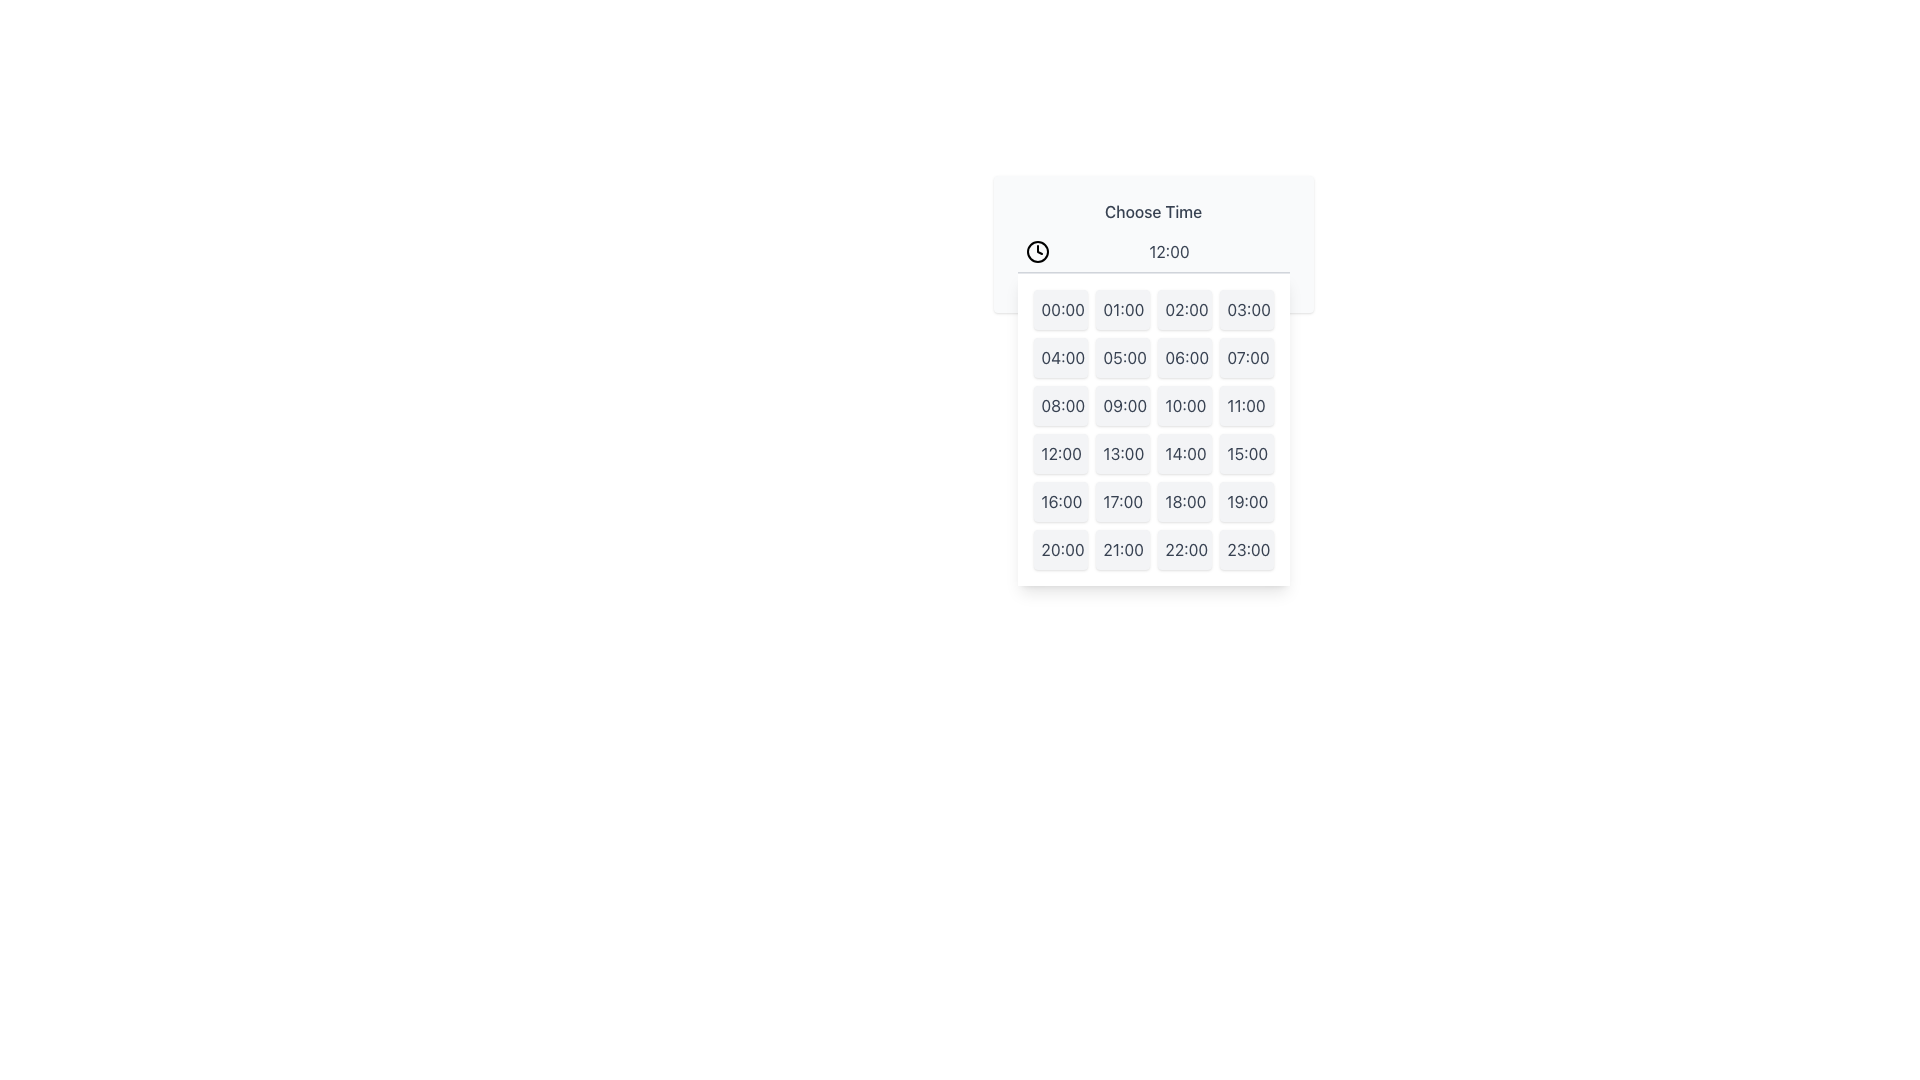 Image resolution: width=1920 pixels, height=1080 pixels. Describe the element at coordinates (1153, 251) in the screenshot. I see `the Time selector display field located below the 'Choose Time' header` at that location.